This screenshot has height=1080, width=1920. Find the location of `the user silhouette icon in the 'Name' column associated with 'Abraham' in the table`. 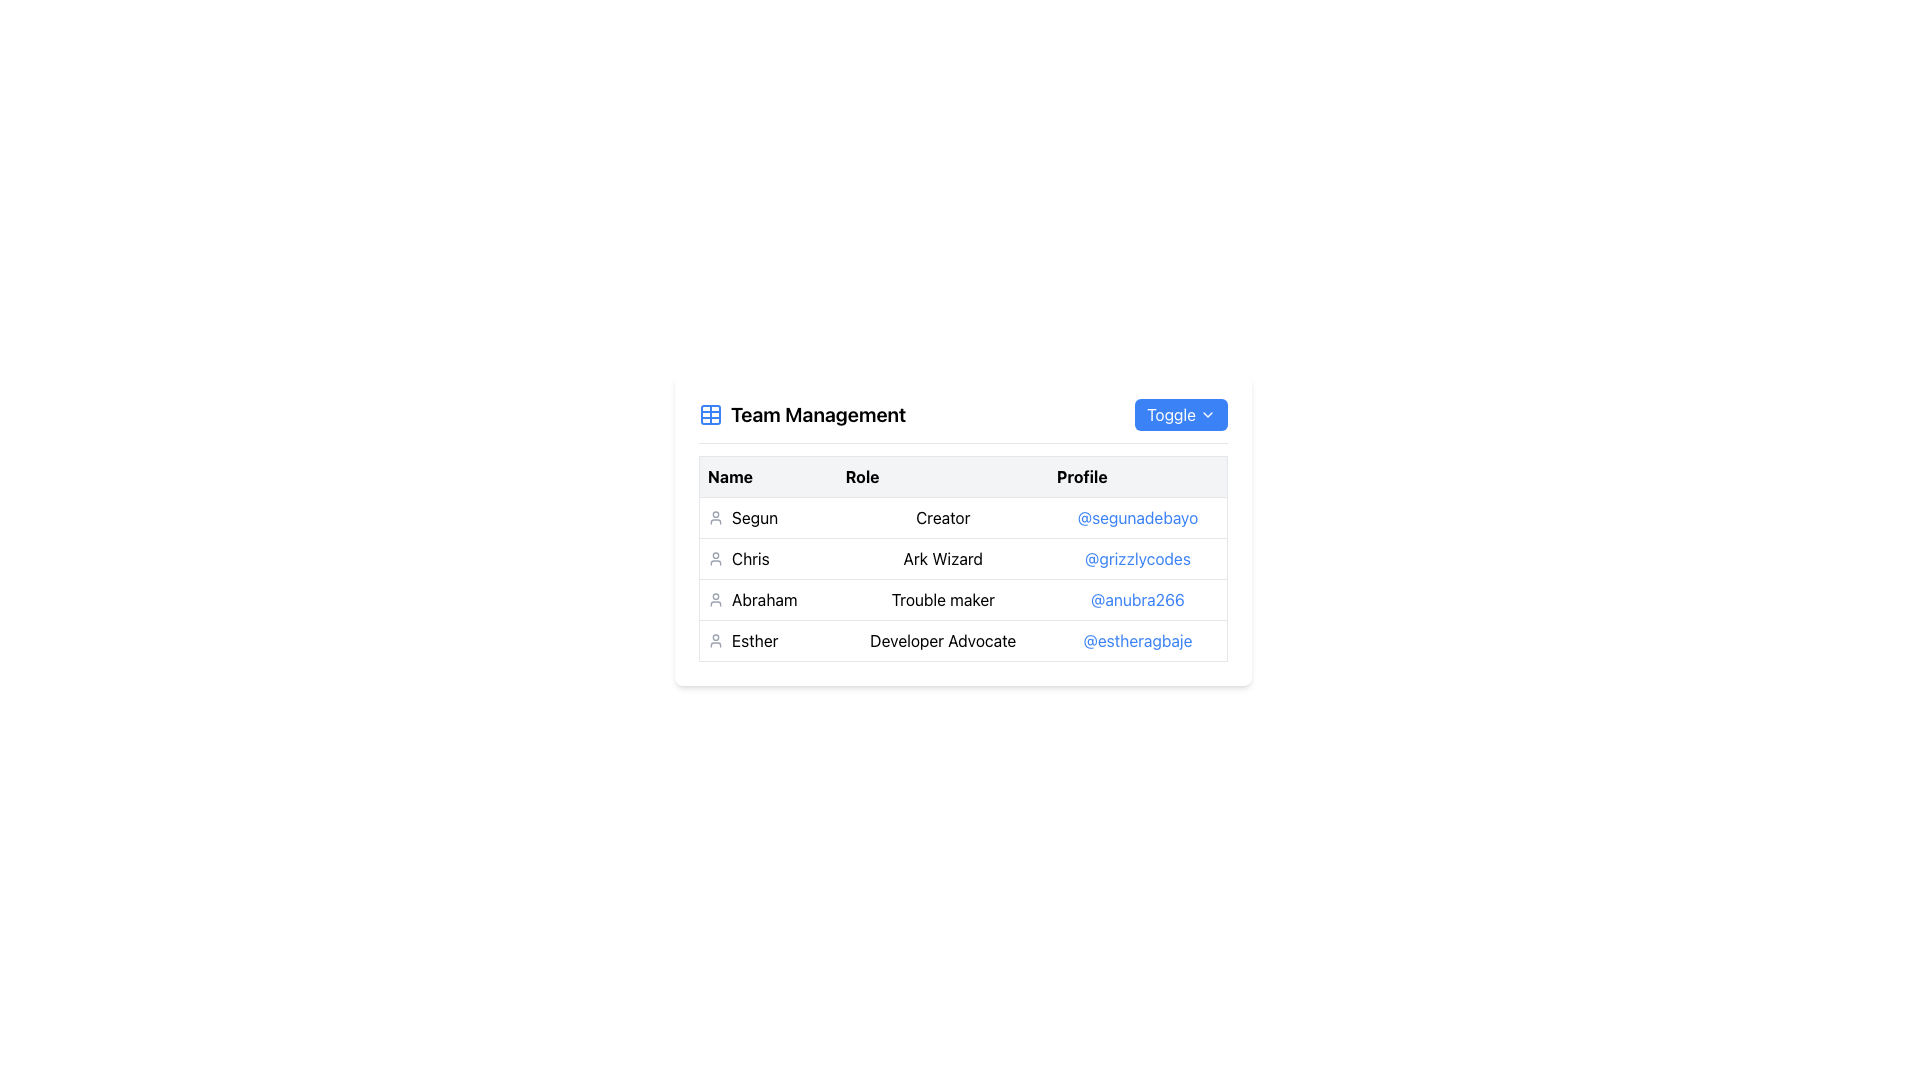

the user silhouette icon in the 'Name' column associated with 'Abraham' in the table is located at coordinates (715, 599).